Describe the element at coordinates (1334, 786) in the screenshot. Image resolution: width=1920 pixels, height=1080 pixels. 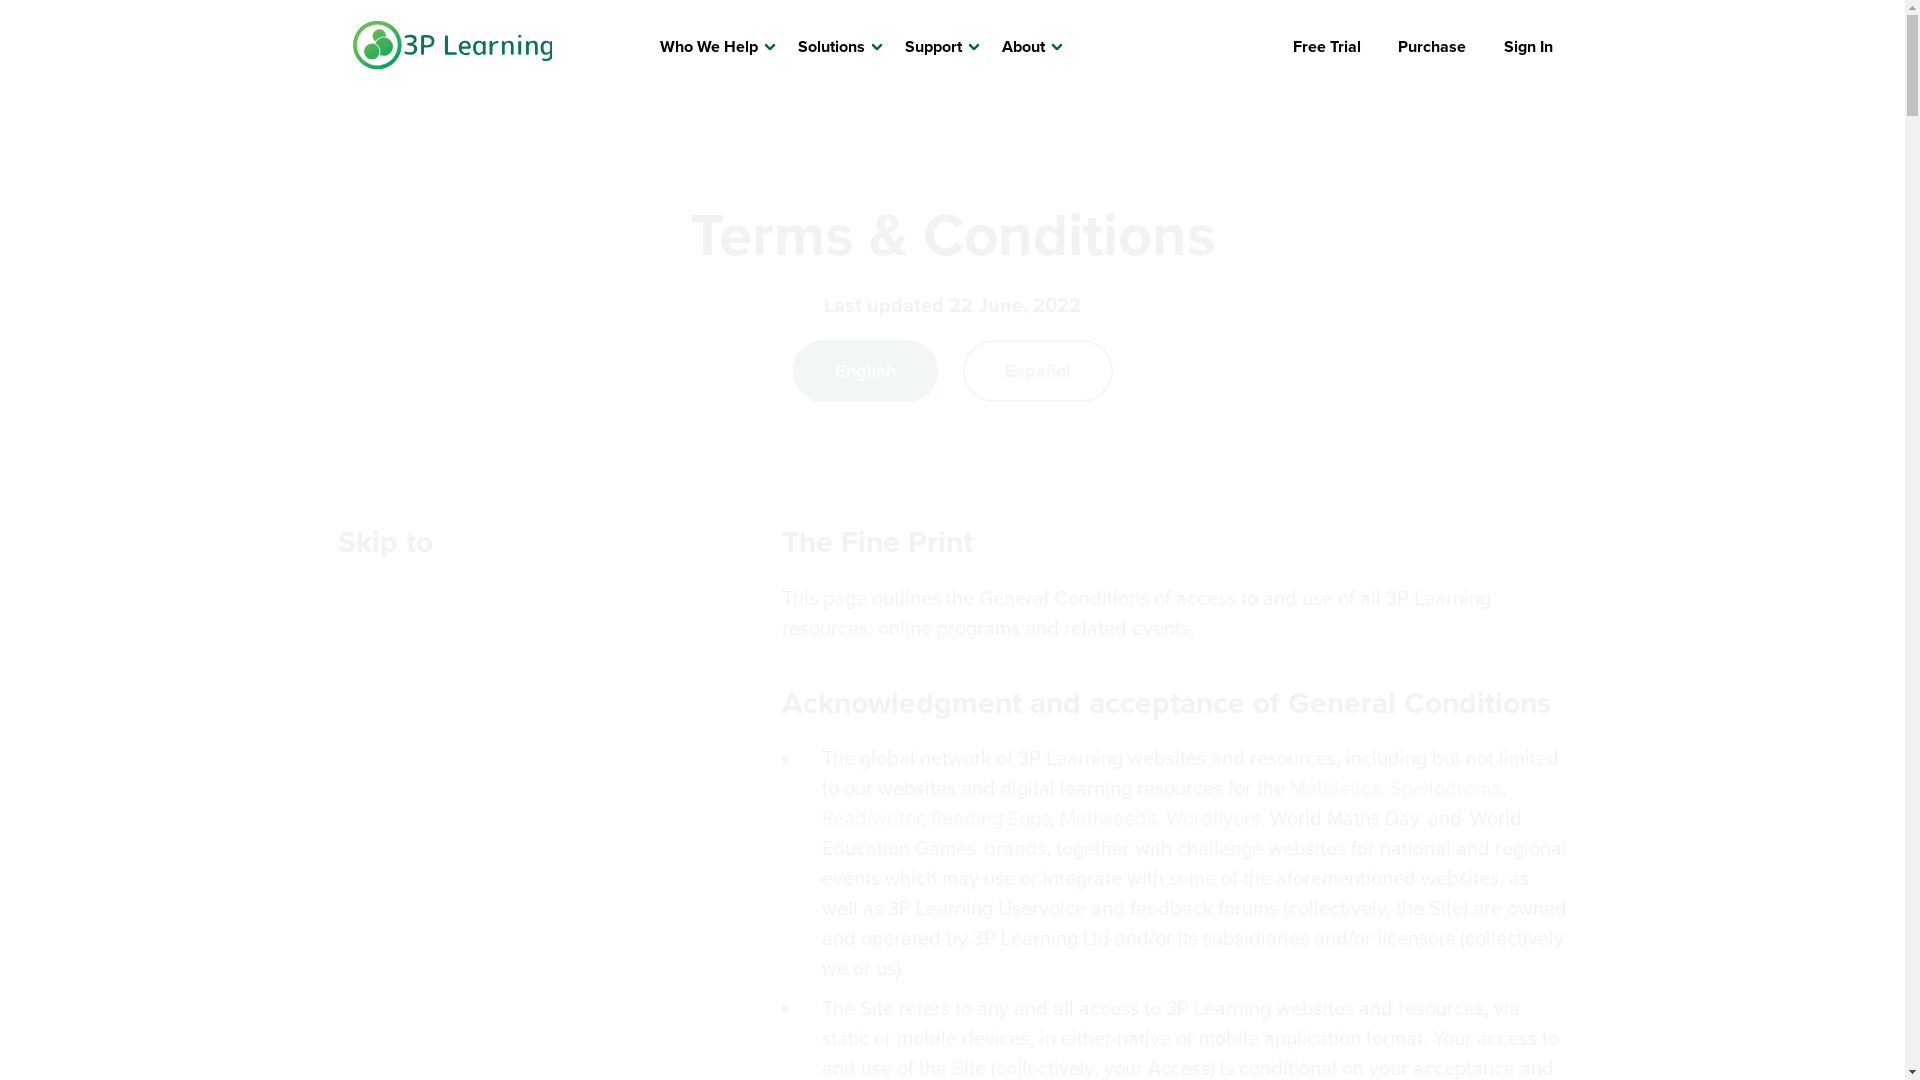
I see `'Mathletics'` at that location.